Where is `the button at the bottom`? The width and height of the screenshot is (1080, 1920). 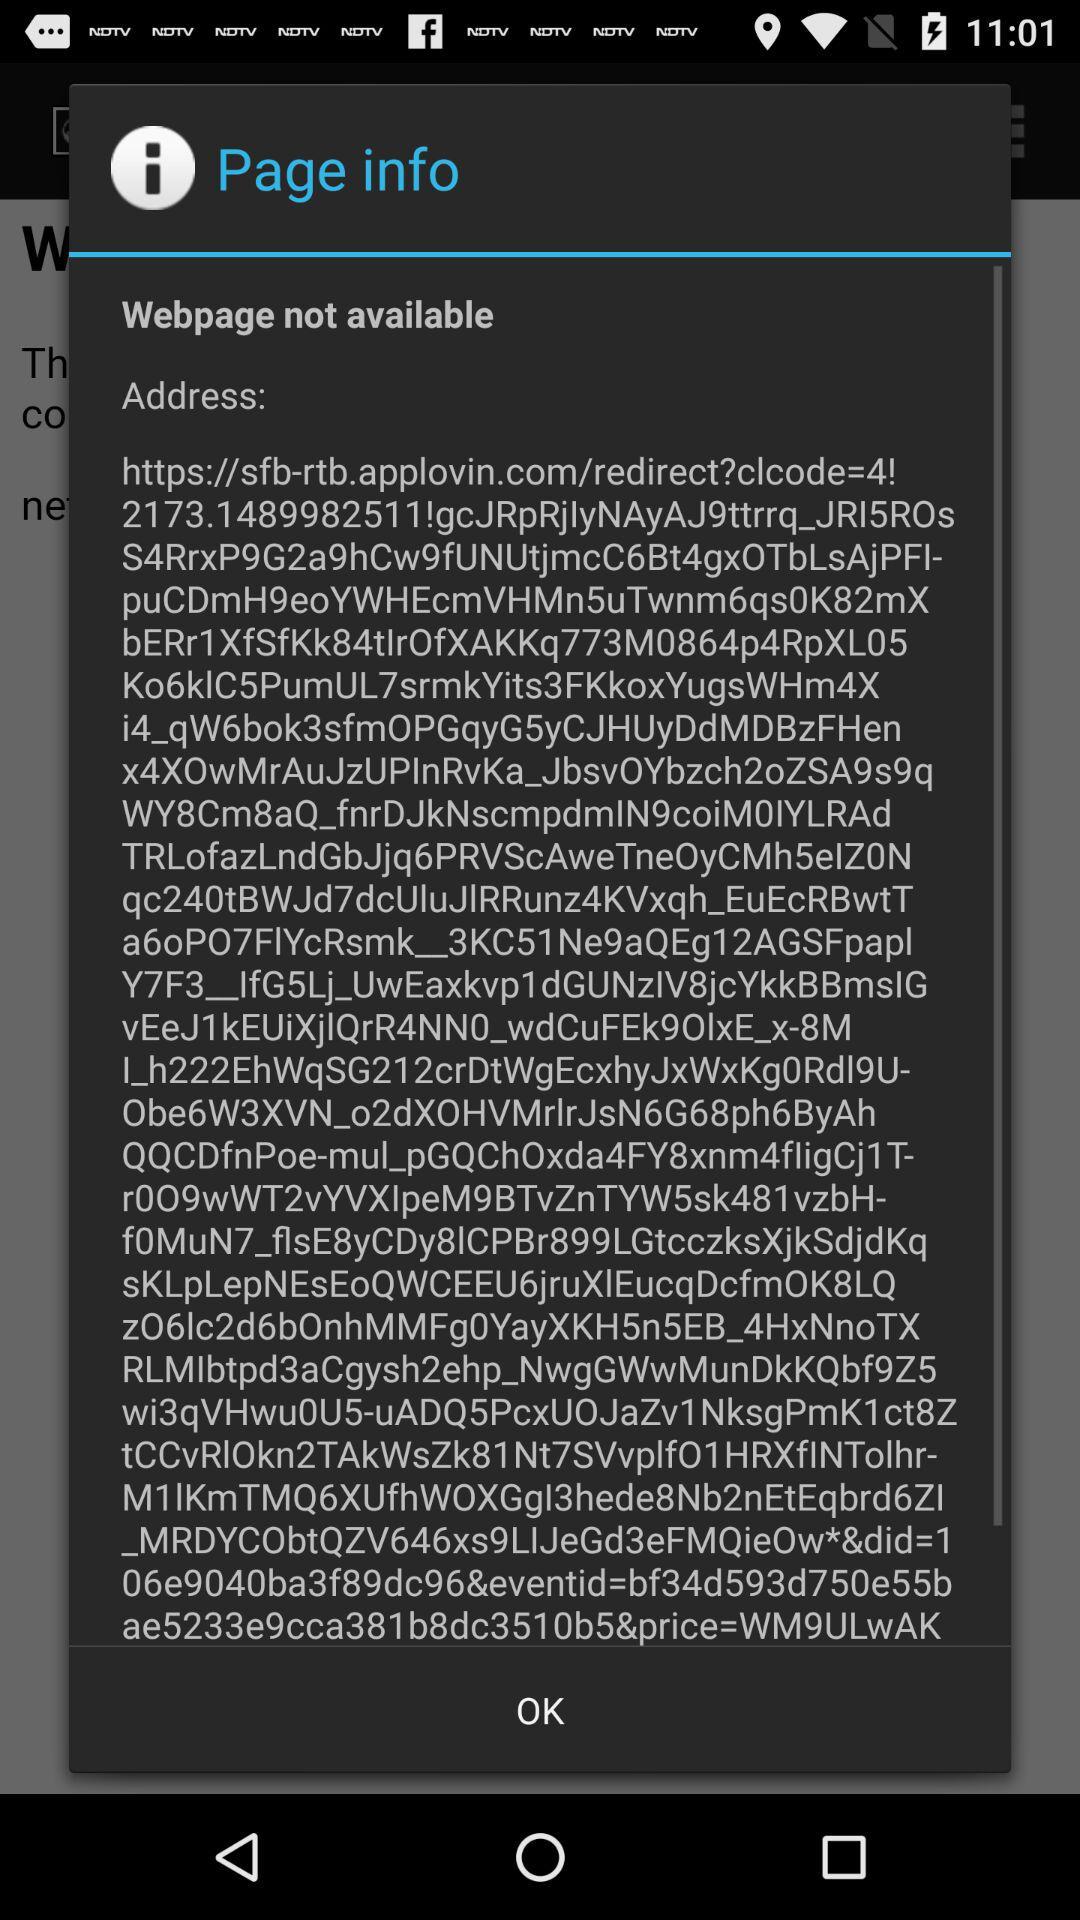
the button at the bottom is located at coordinates (540, 1708).